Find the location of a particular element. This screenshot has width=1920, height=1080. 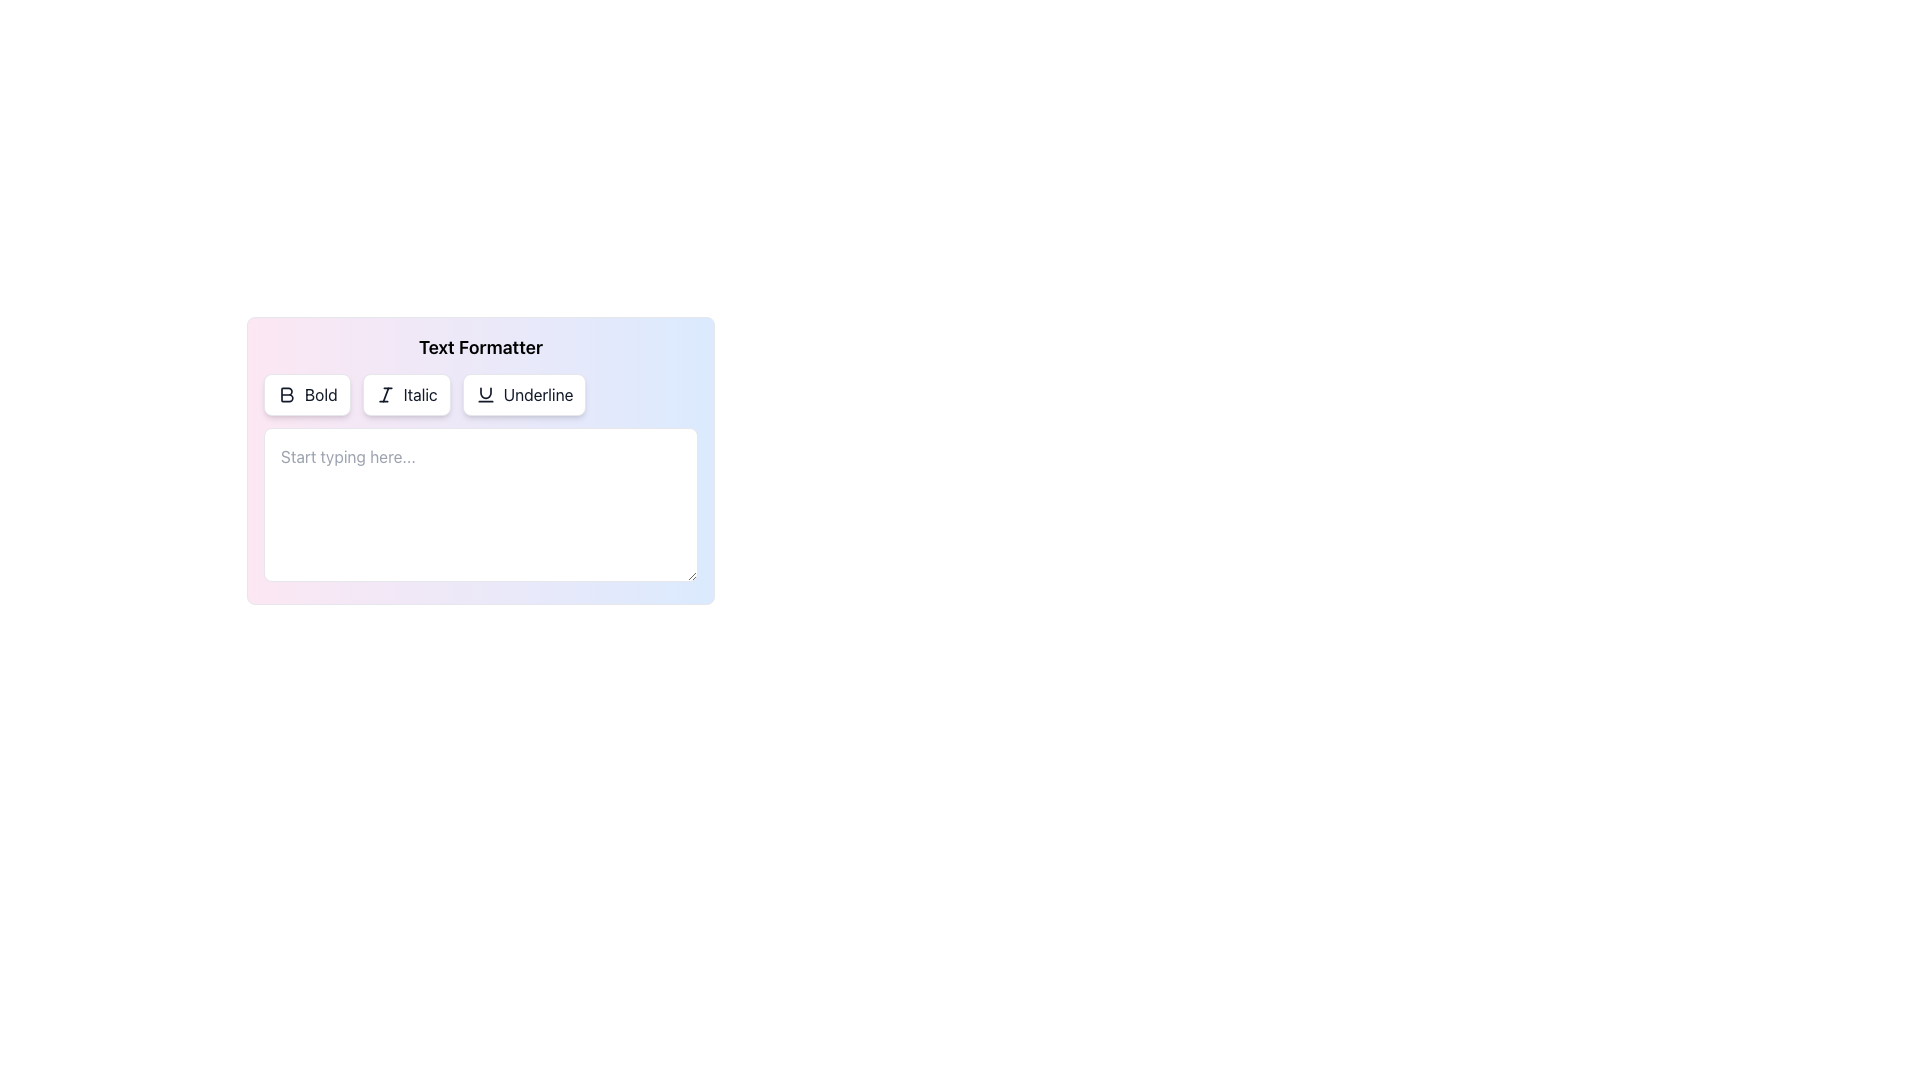

the 'Italic' button icon in the text formatting toolbar, which is located between the 'Bold' and 'Underline' buttons is located at coordinates (385, 394).